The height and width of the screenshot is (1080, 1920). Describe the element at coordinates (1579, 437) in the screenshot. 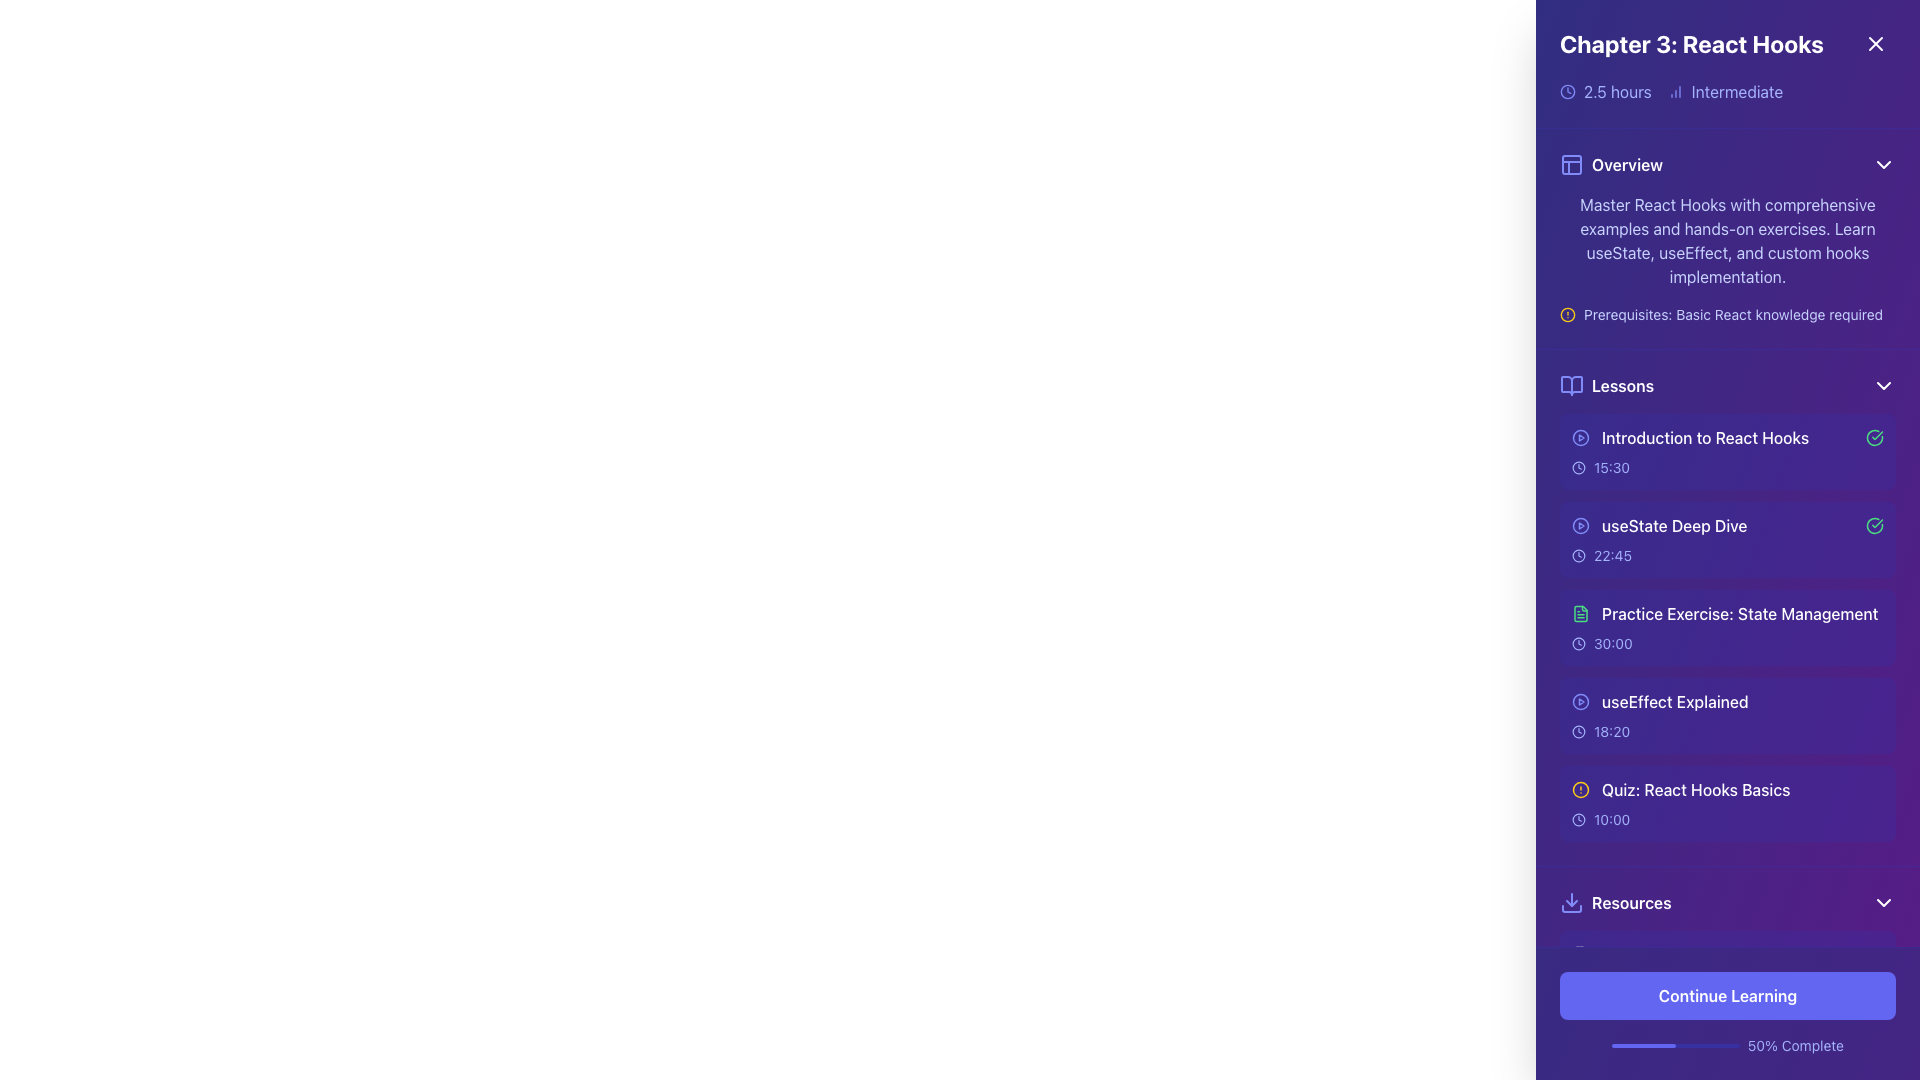

I see `the play icon button located to the left of the 'Introduction to React Hooks' lesson name in the 'Lessons' section to play the lesson content` at that location.